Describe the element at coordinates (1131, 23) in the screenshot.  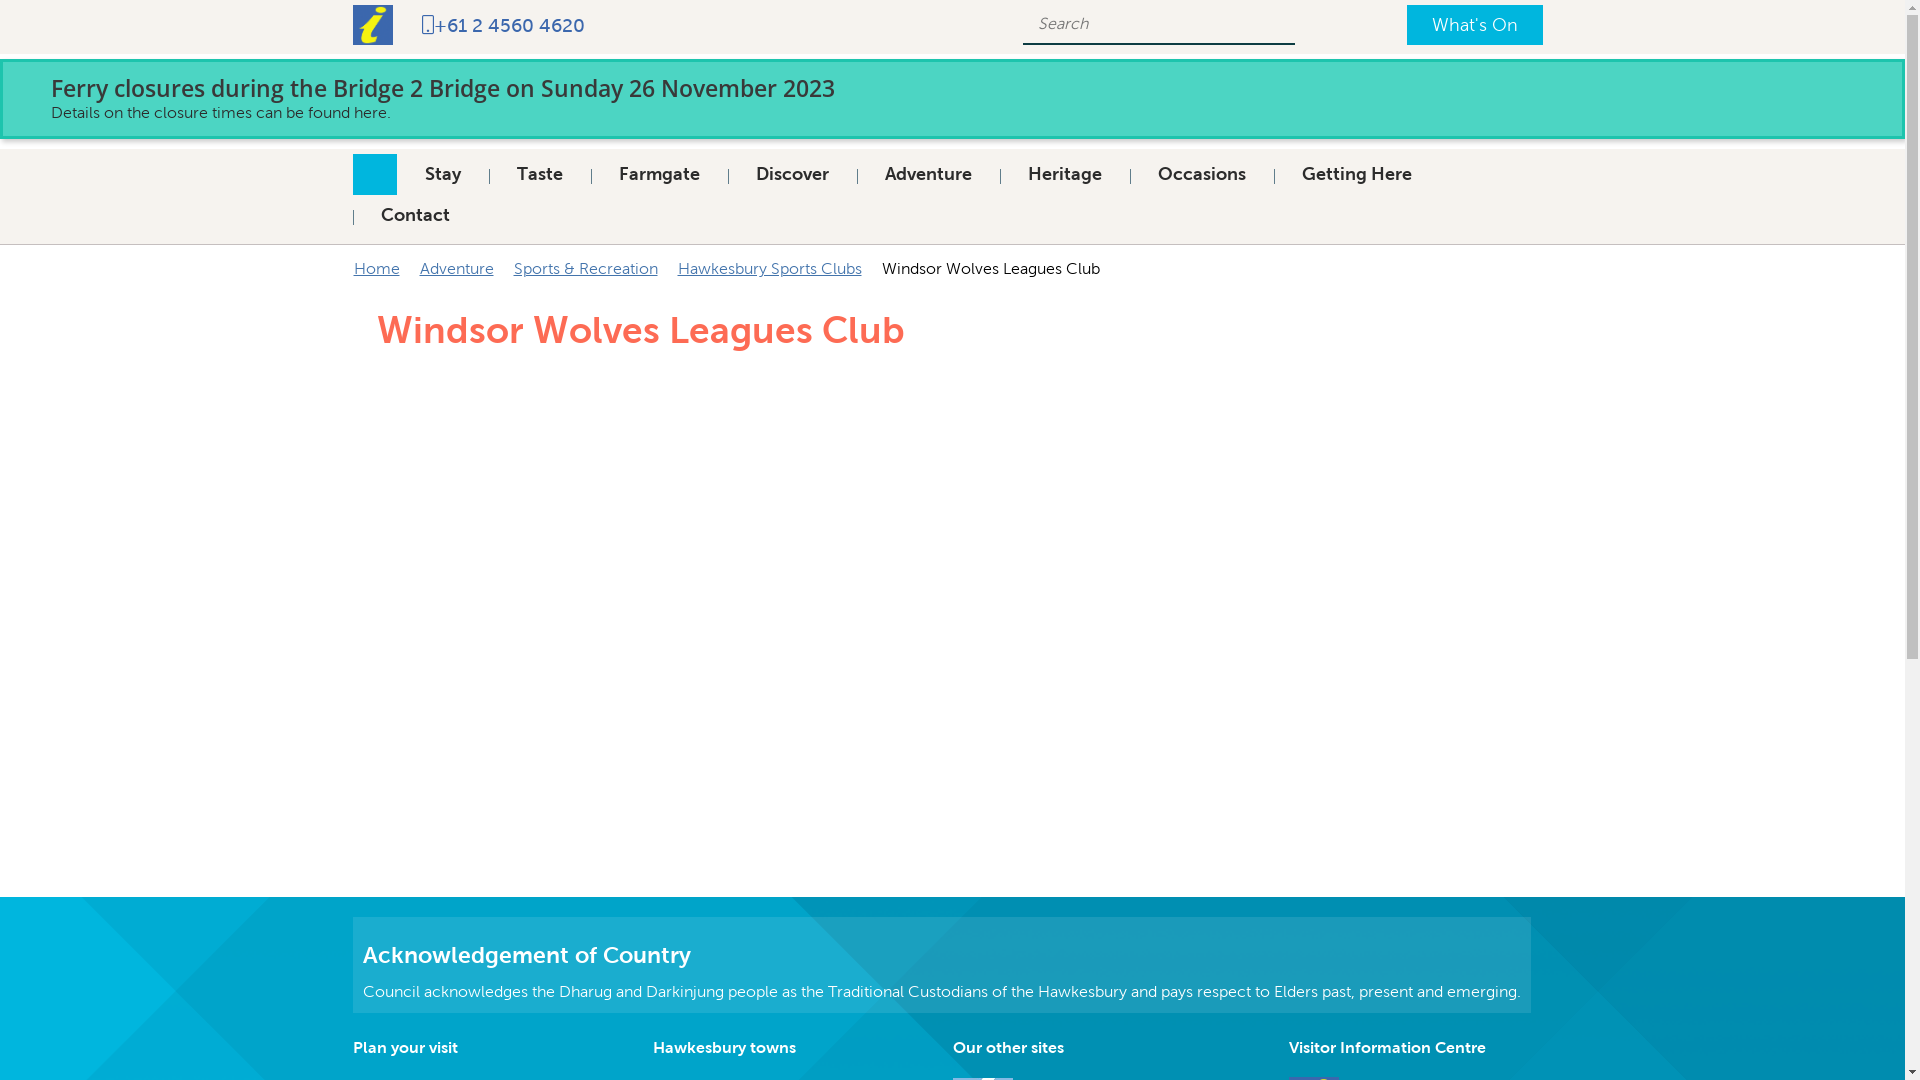
I see `'Search Field'` at that location.